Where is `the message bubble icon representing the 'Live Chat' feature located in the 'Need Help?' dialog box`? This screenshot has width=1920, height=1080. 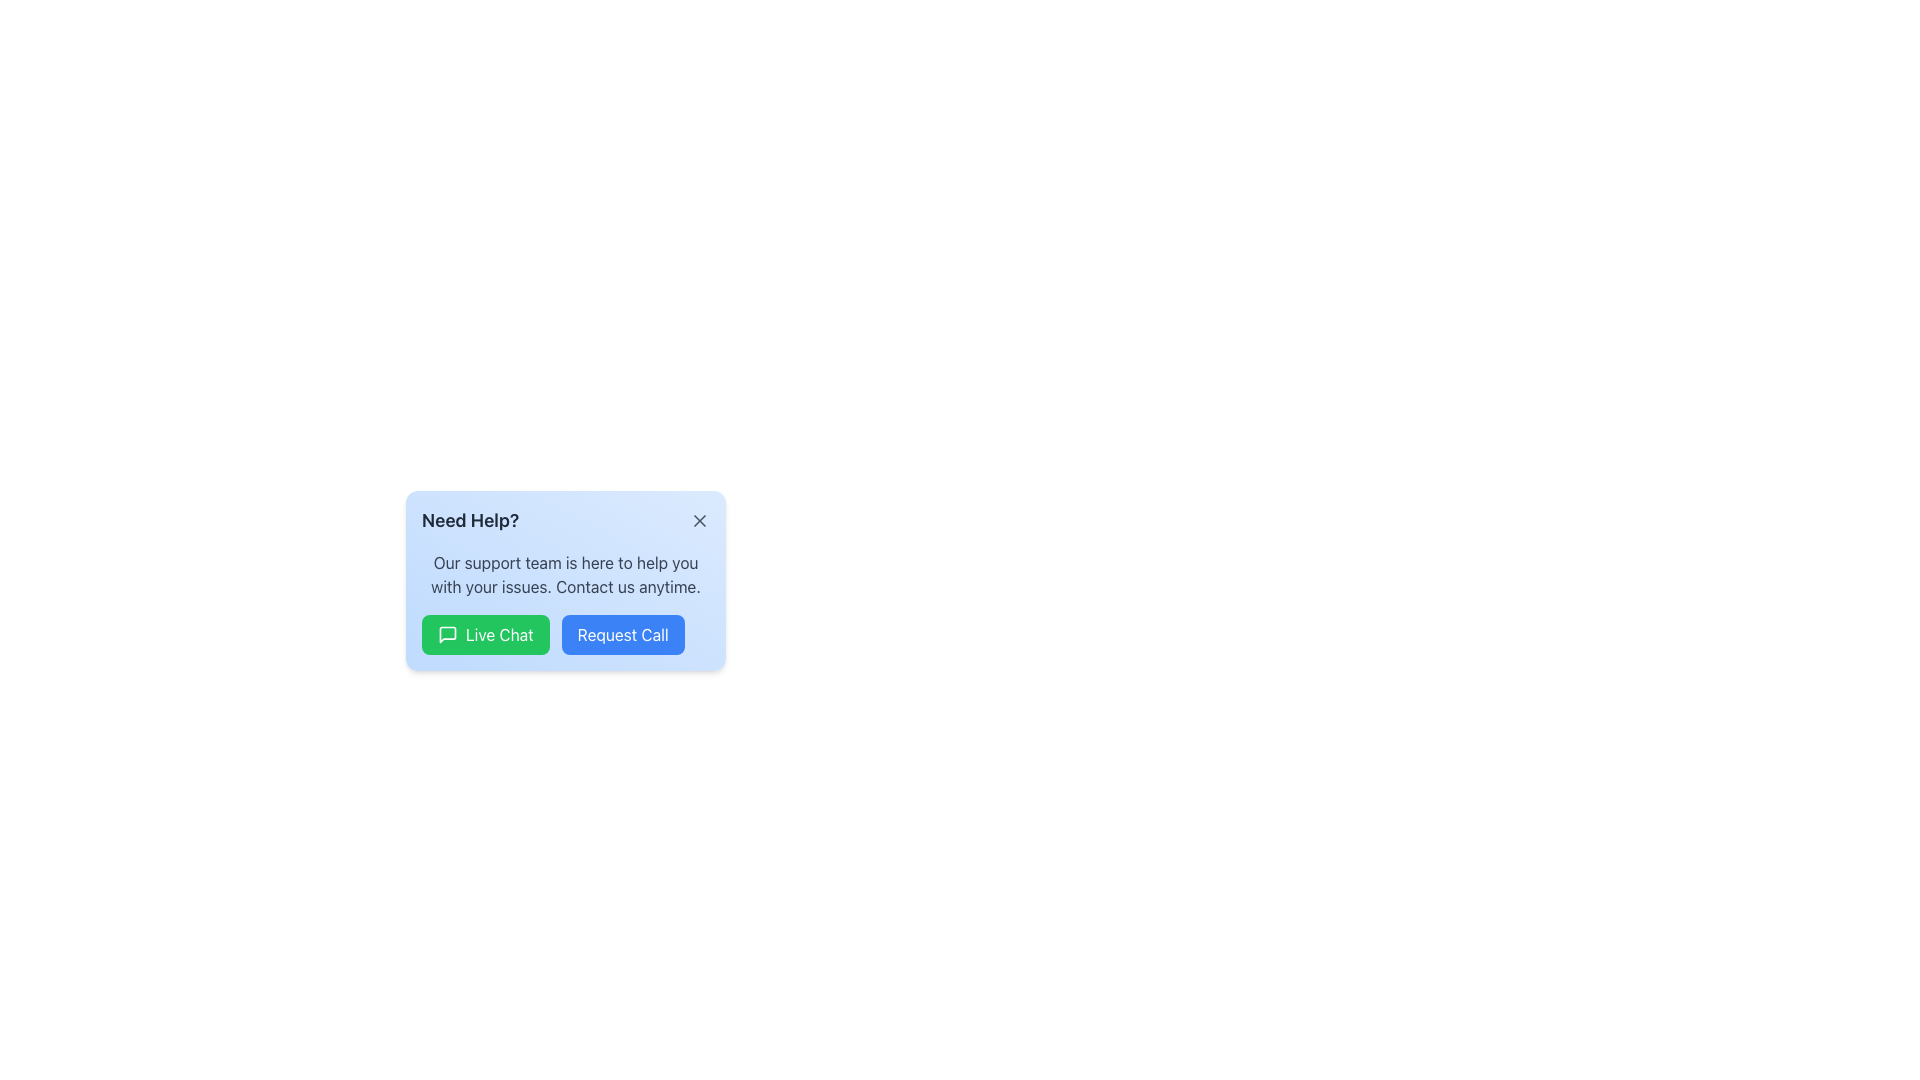
the message bubble icon representing the 'Live Chat' feature located in the 'Need Help?' dialog box is located at coordinates (446, 635).